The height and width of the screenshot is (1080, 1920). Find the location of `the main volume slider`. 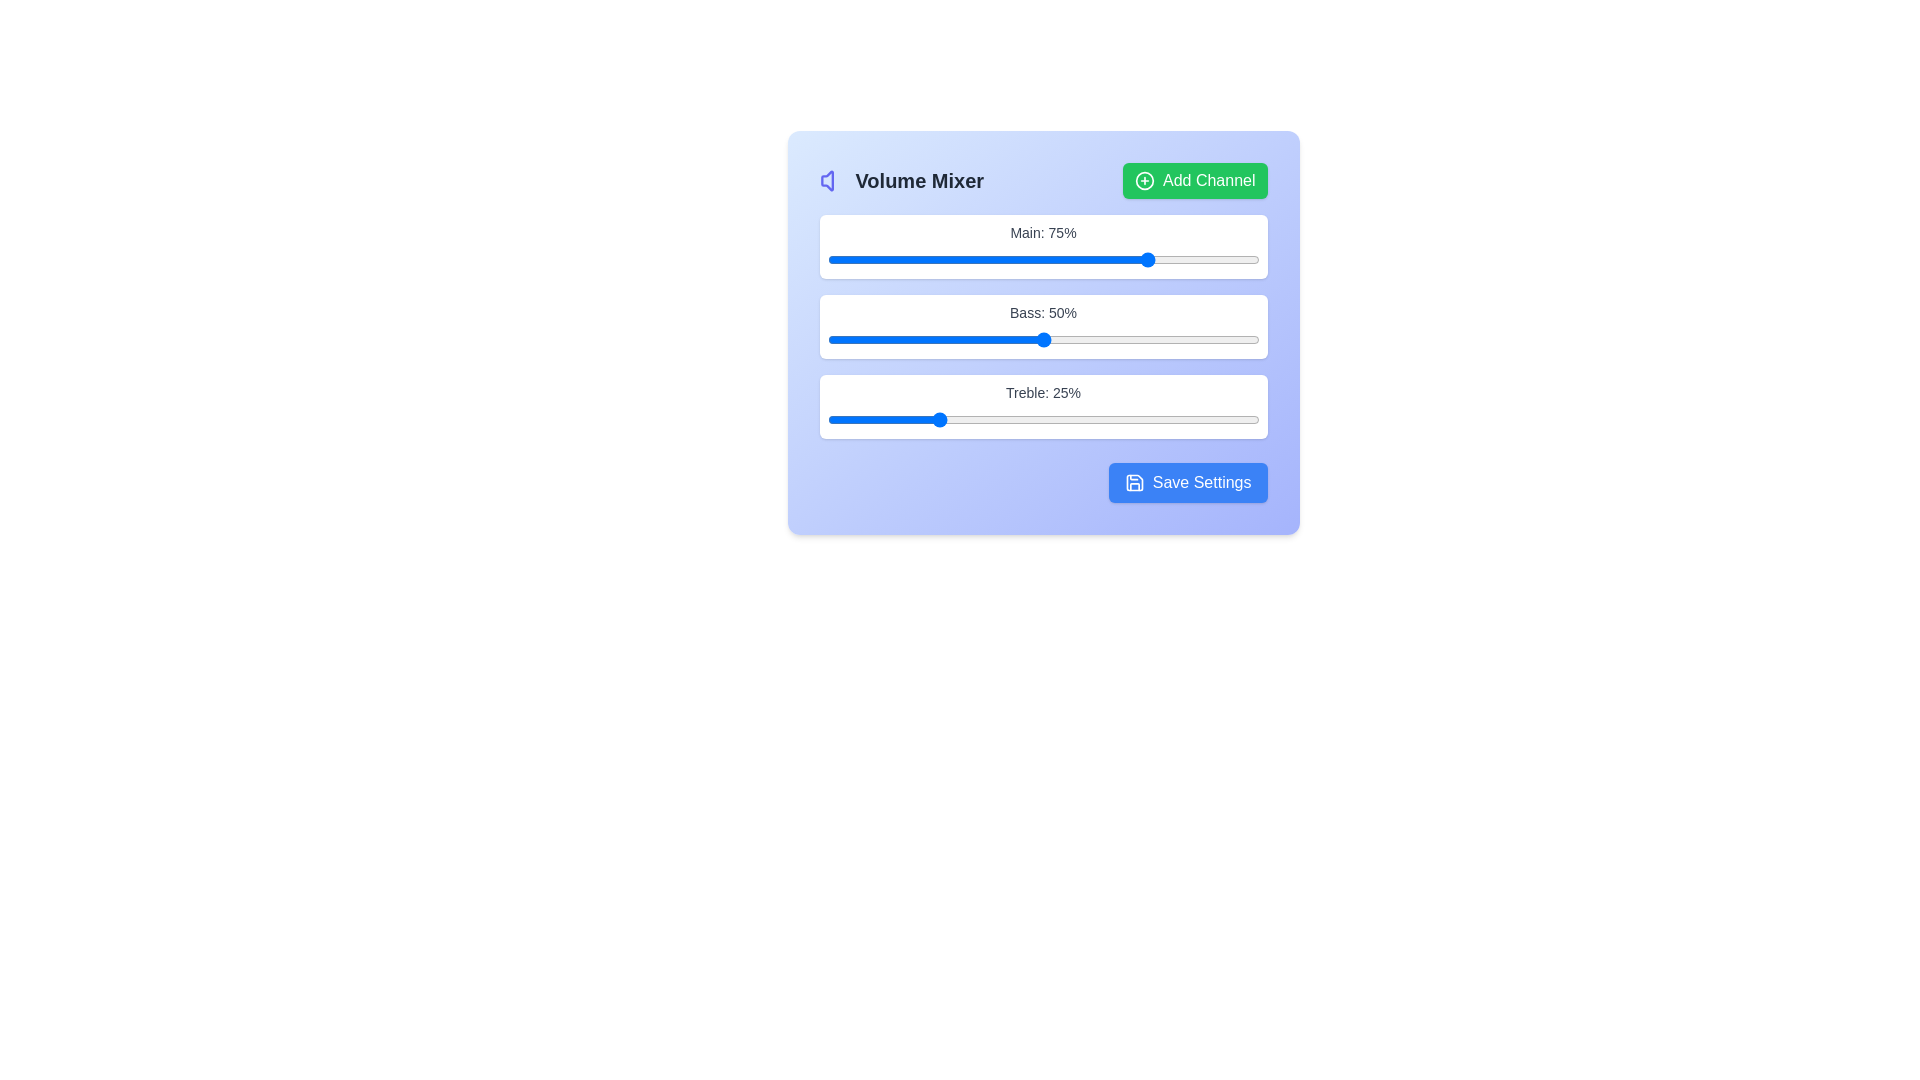

the main volume slider is located at coordinates (1081, 258).